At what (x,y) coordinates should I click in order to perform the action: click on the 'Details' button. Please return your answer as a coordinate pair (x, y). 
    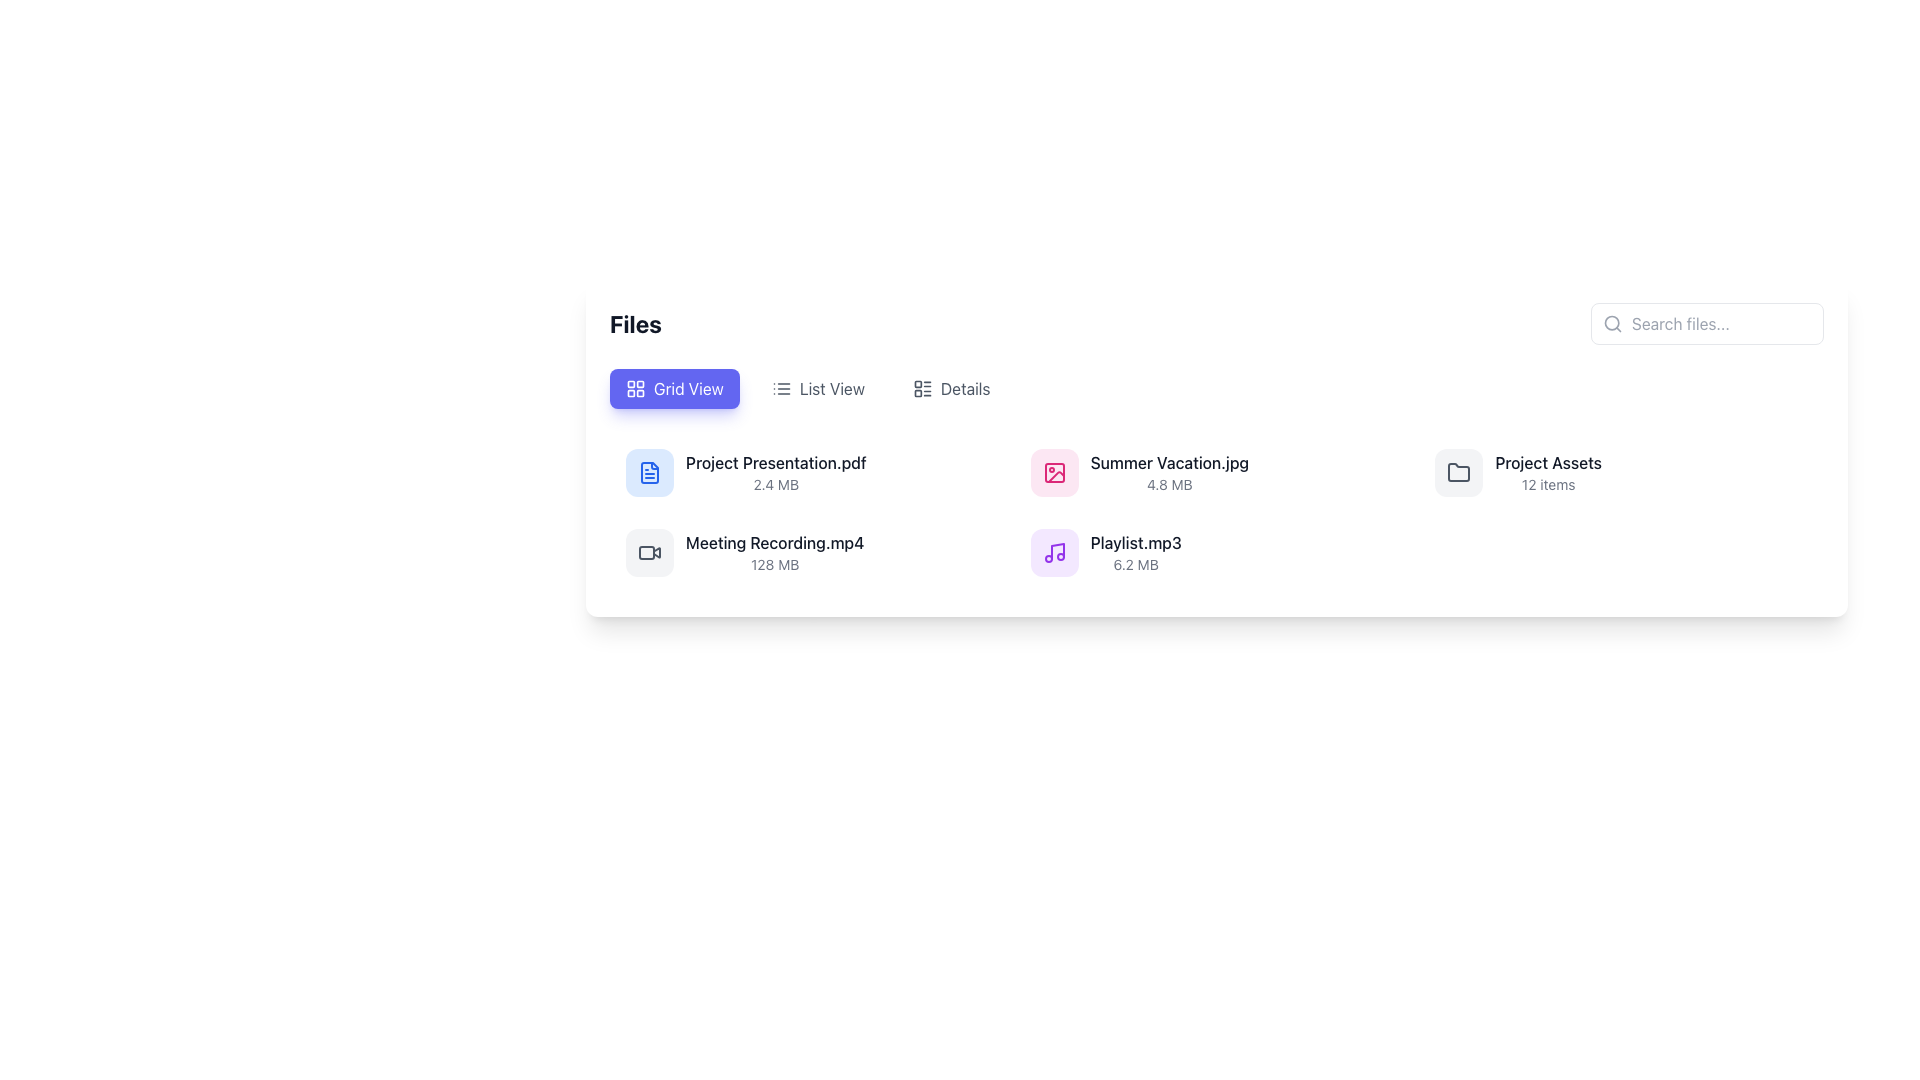
    Looking at the image, I should click on (950, 389).